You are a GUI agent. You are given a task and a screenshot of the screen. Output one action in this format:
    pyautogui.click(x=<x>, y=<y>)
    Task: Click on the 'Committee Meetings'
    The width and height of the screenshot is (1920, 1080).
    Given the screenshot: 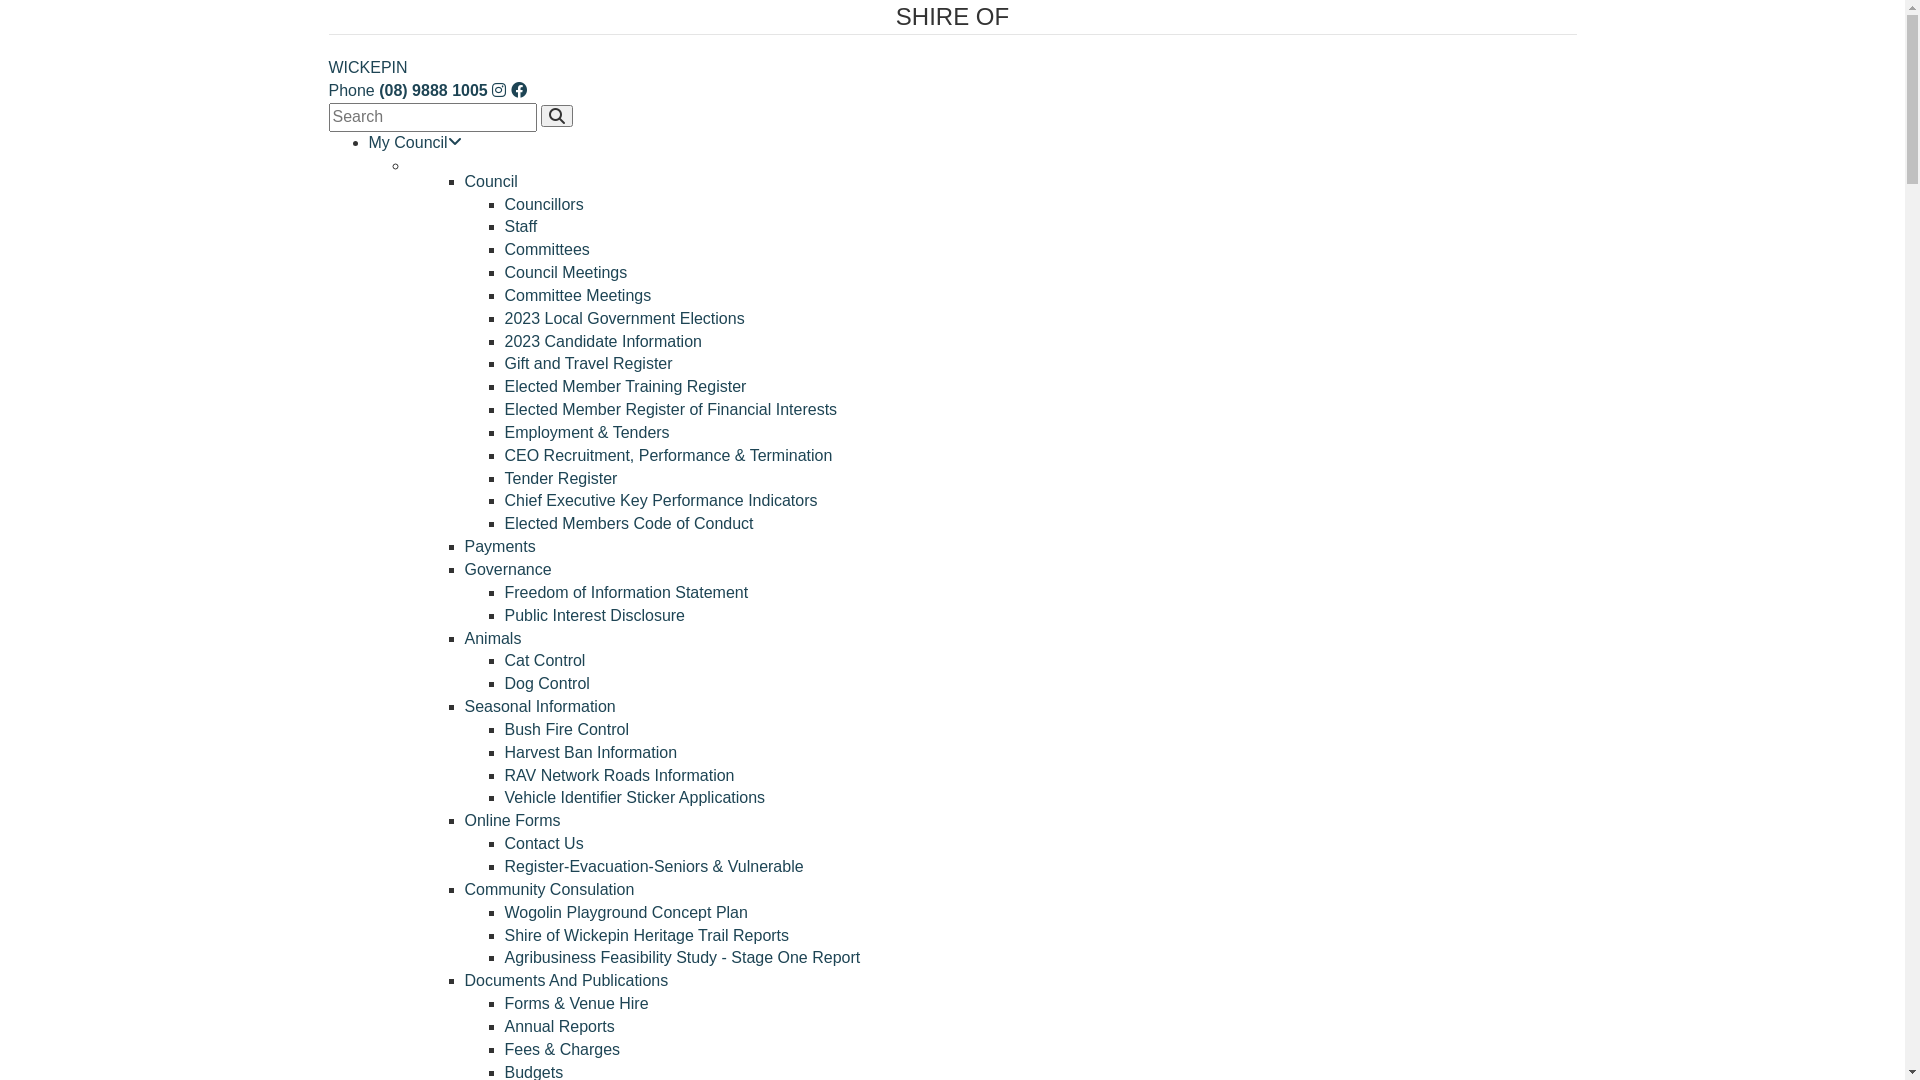 What is the action you would take?
    pyautogui.click(x=504, y=295)
    